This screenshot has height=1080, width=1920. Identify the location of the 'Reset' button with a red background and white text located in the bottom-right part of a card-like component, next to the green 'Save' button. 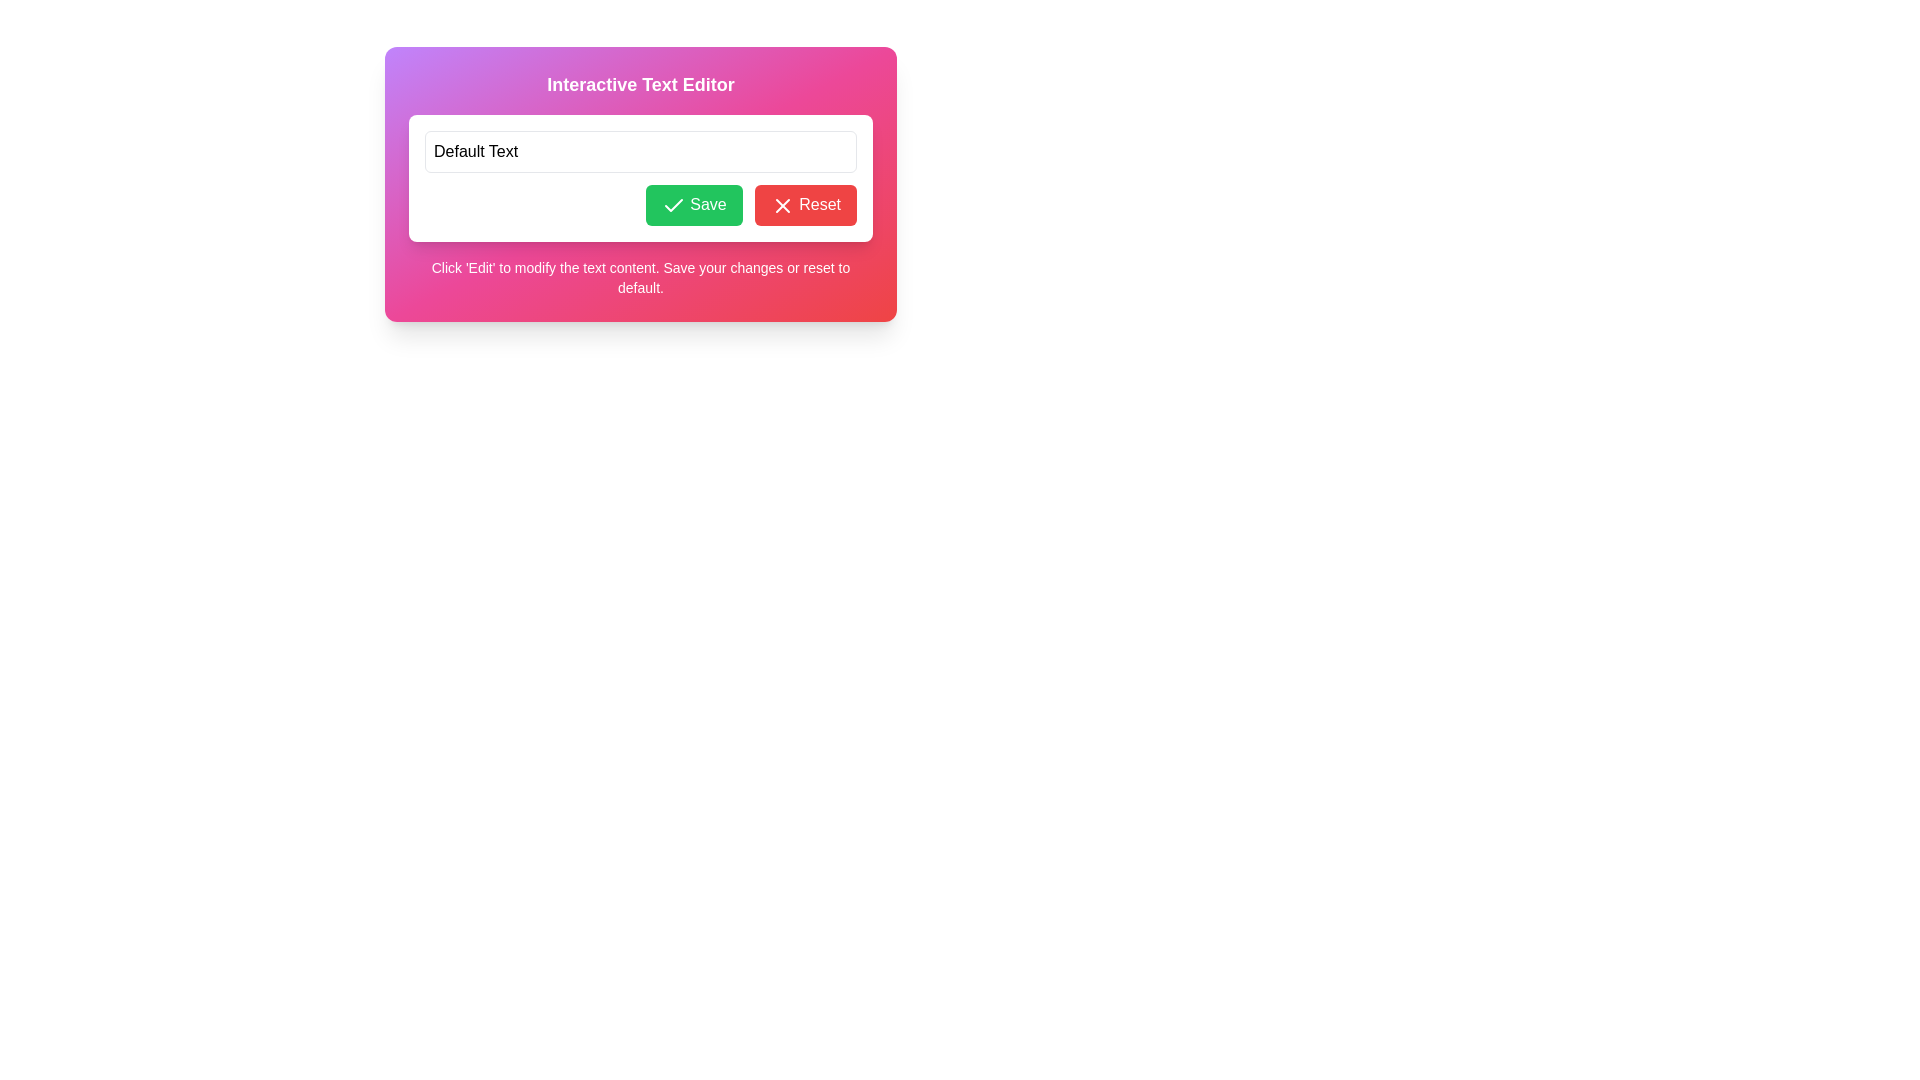
(805, 205).